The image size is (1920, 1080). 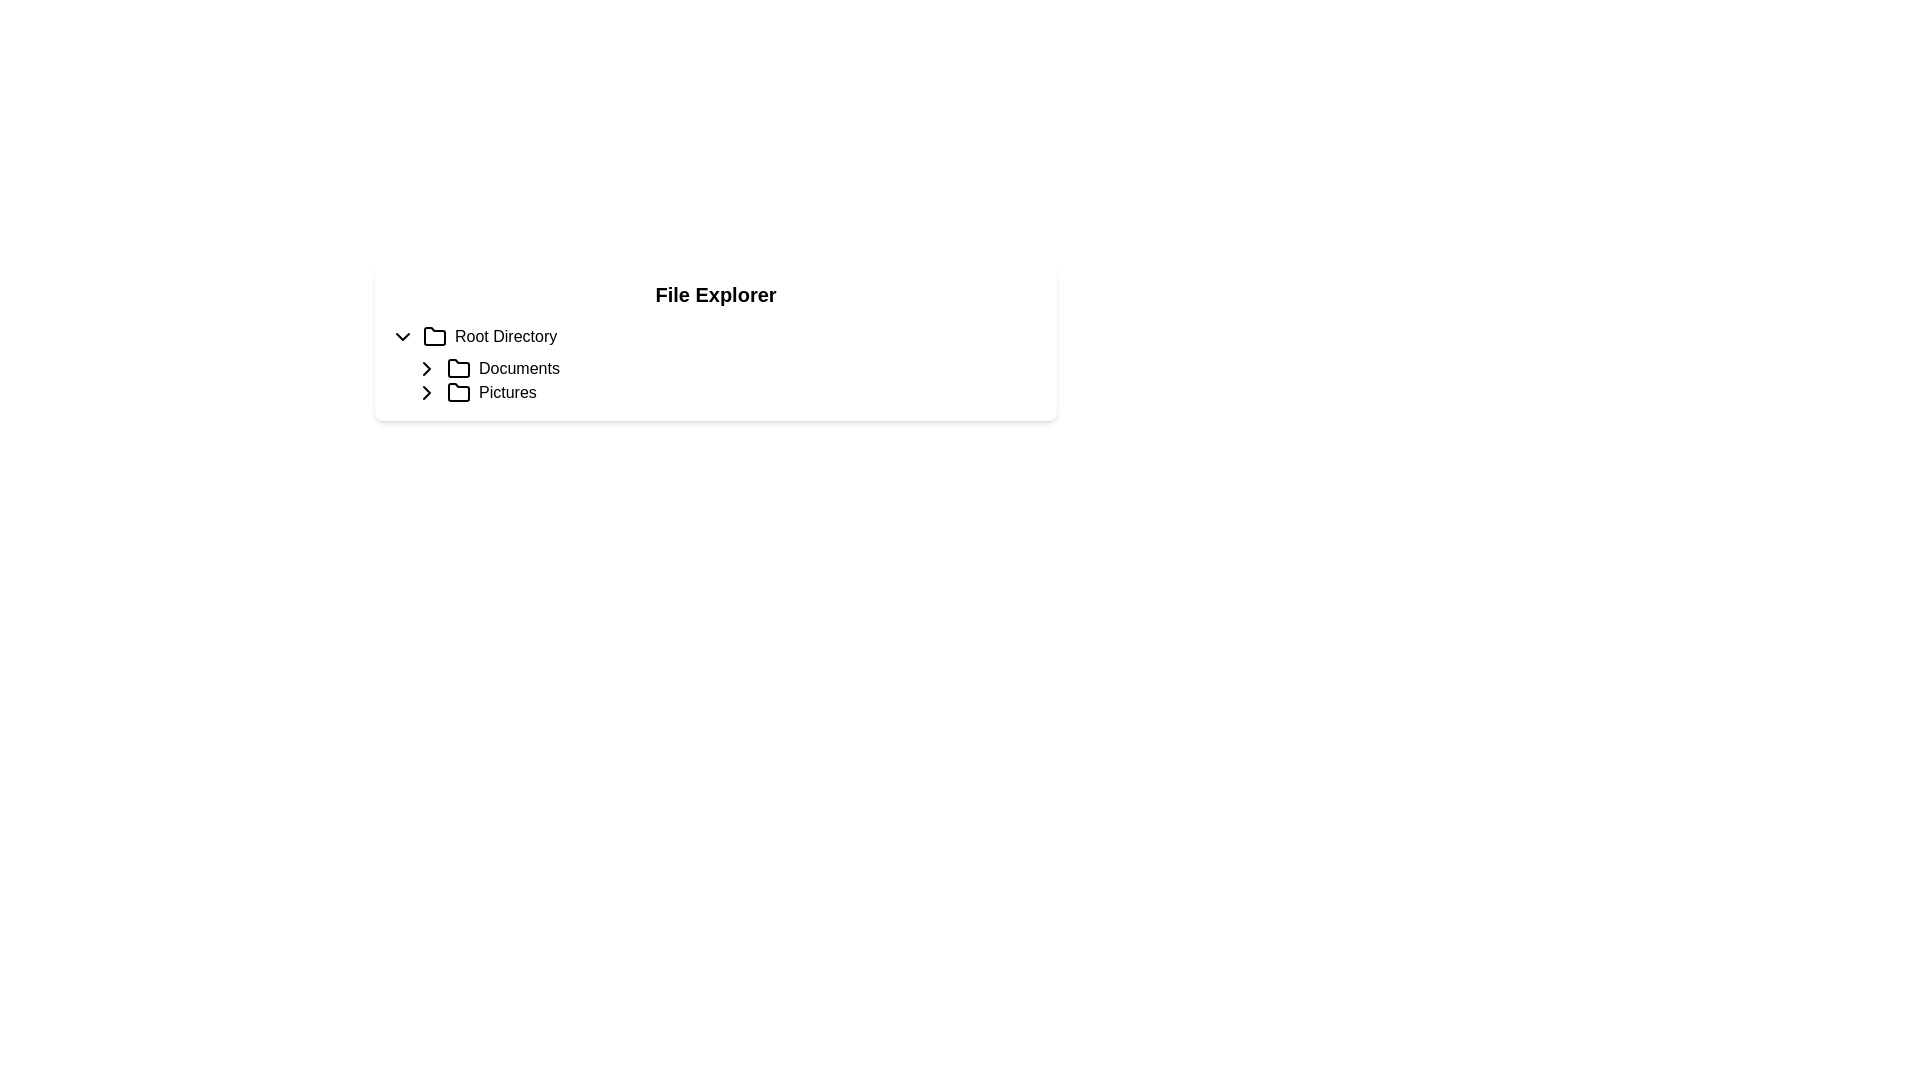 What do you see at coordinates (458, 393) in the screenshot?
I see `the 'Pictures' directory icon located to the left of the 'Pictures' label in the file explorer UI to interact with the associated directory` at bounding box center [458, 393].